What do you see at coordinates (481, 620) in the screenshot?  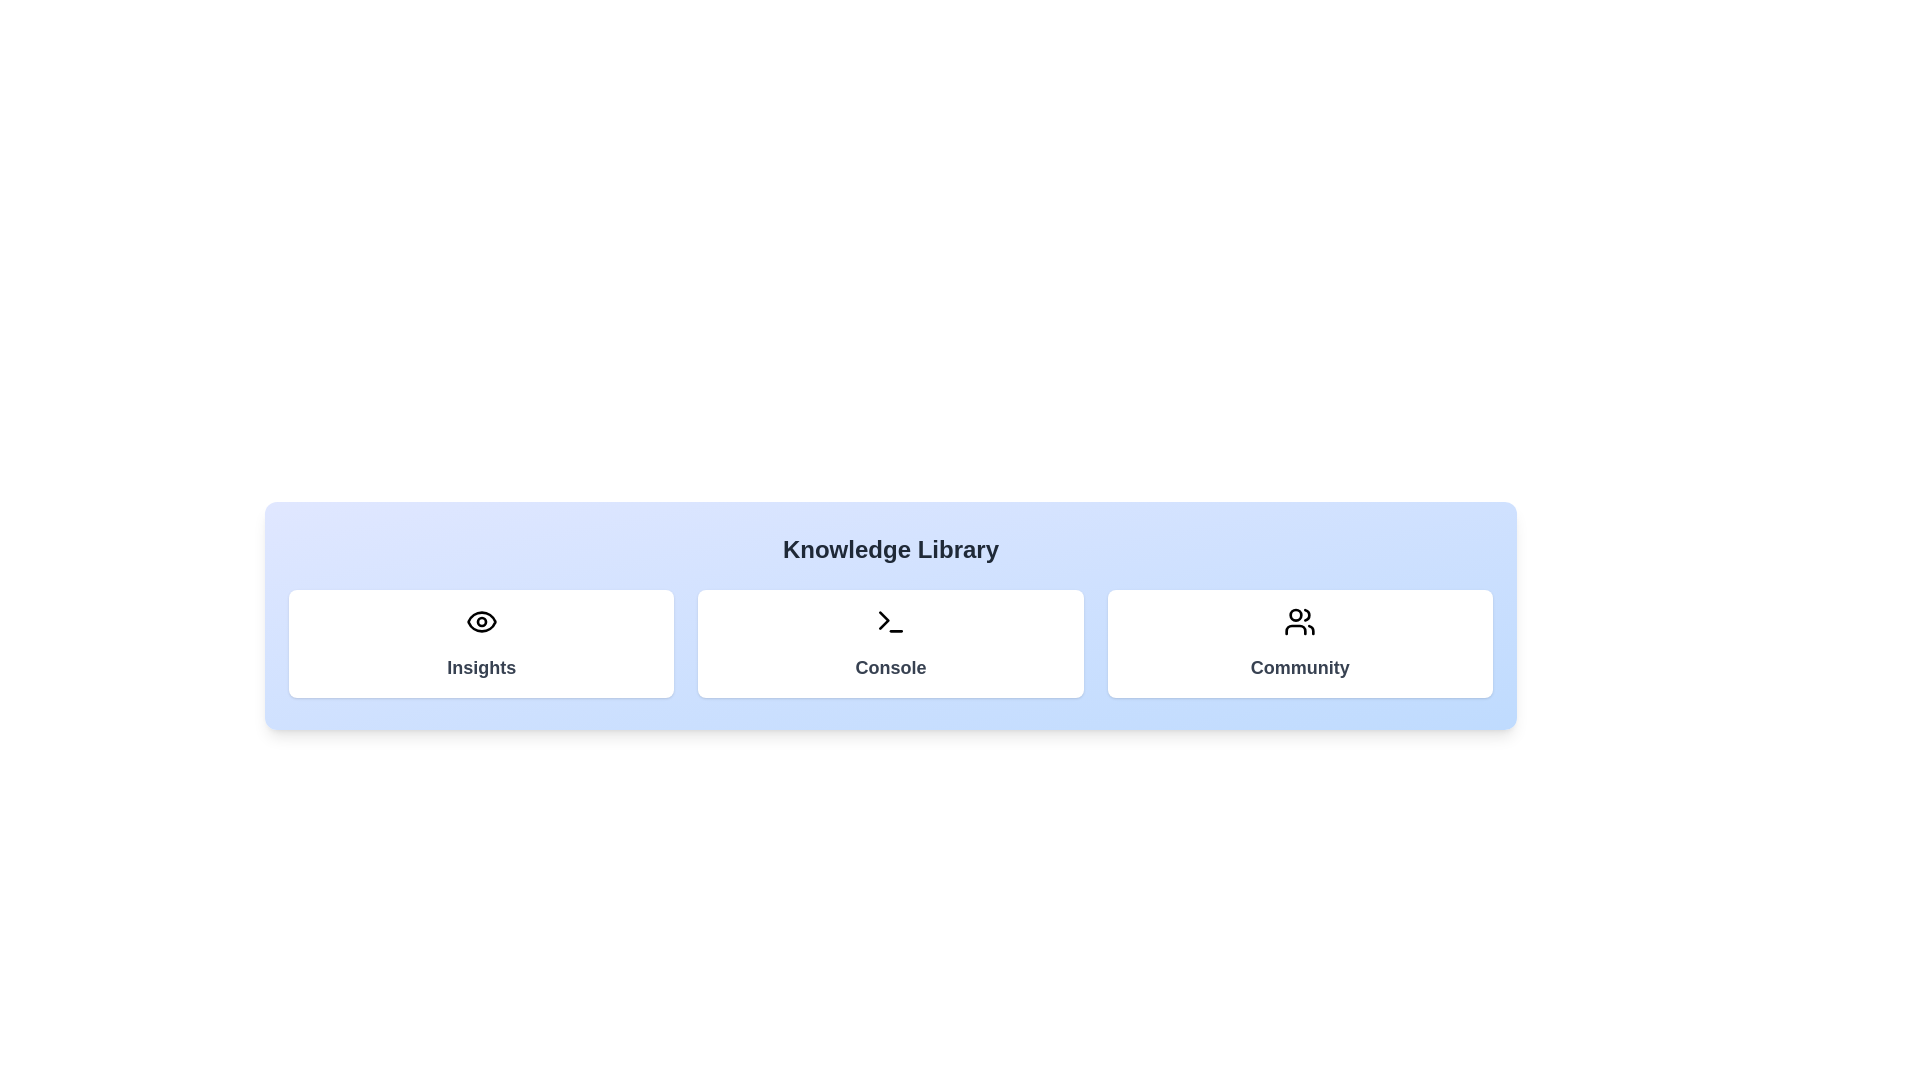 I see `the visibility icon located at the top central part of the 'Insights' card, which symbolizes insights and is positioned above the text label 'Insights'` at bounding box center [481, 620].